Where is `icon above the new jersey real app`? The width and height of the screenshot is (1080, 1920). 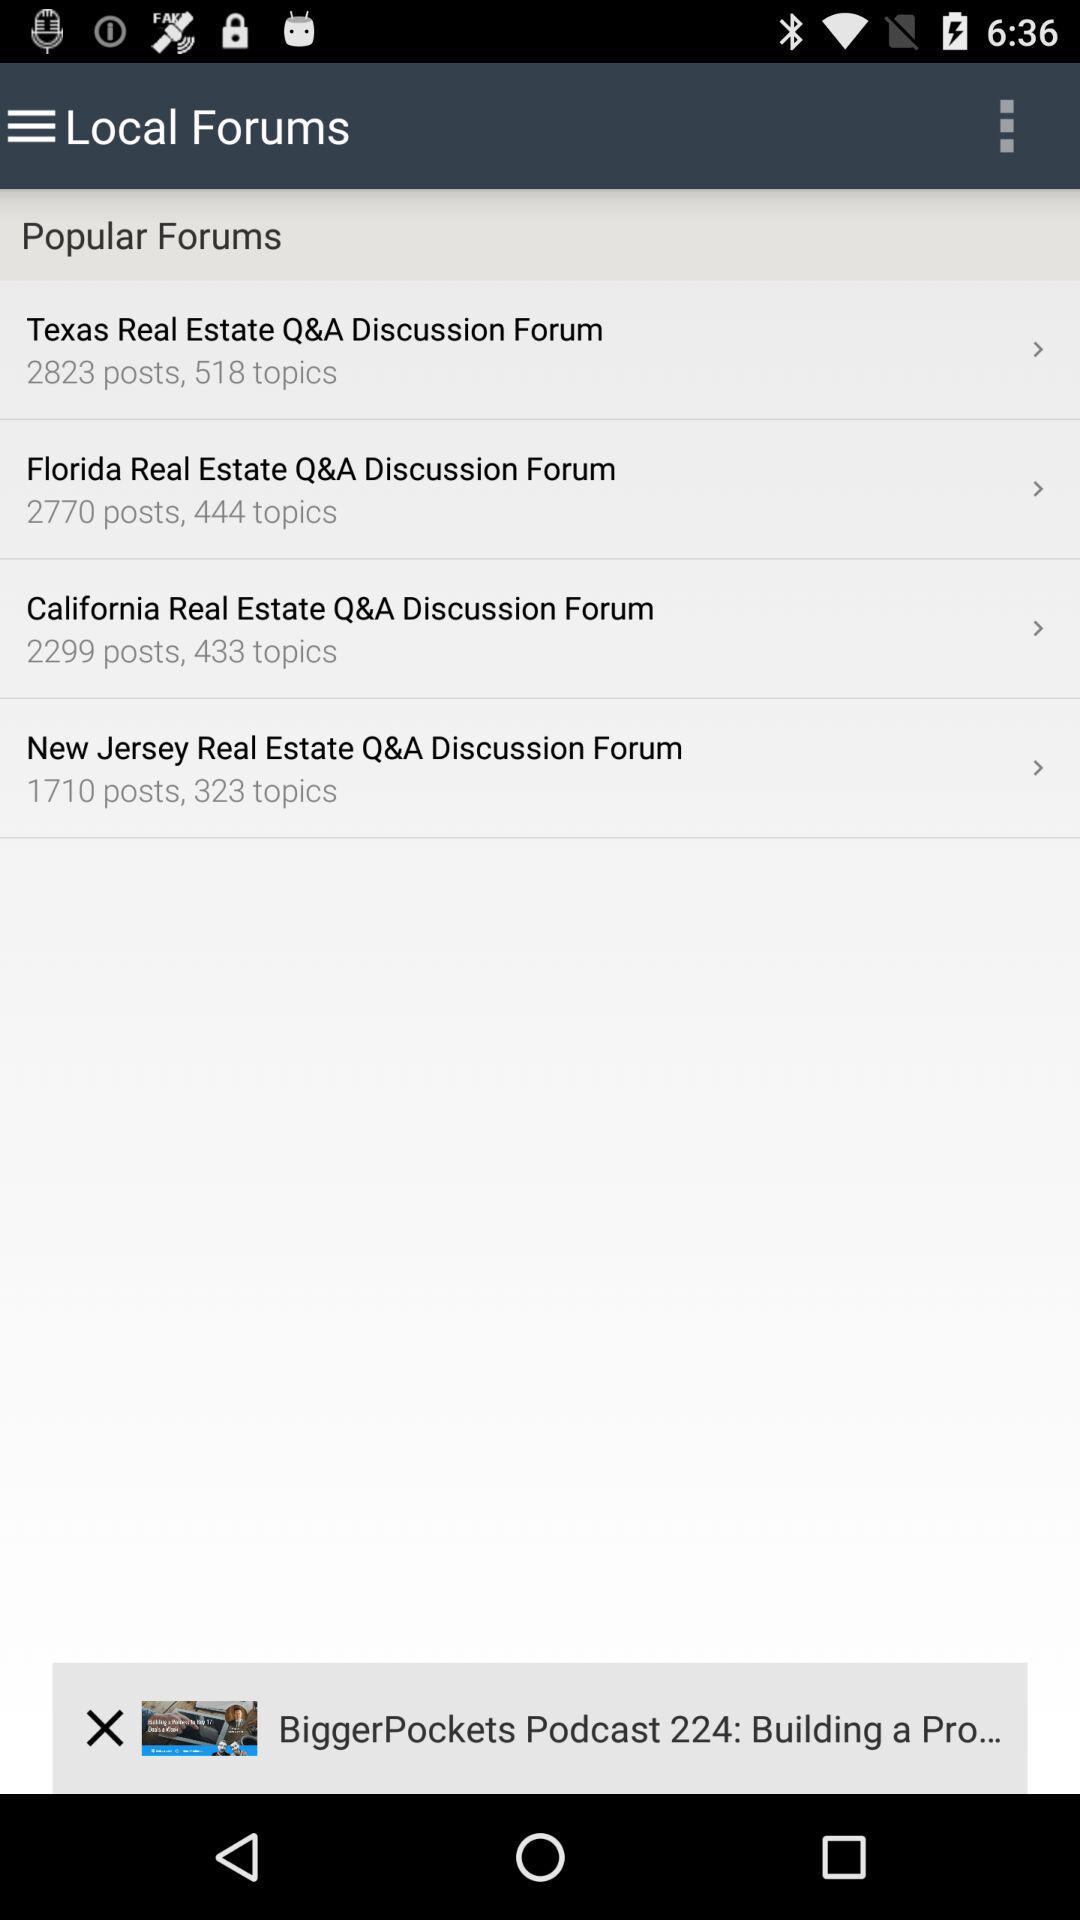
icon above the new jersey real app is located at coordinates (1036, 627).